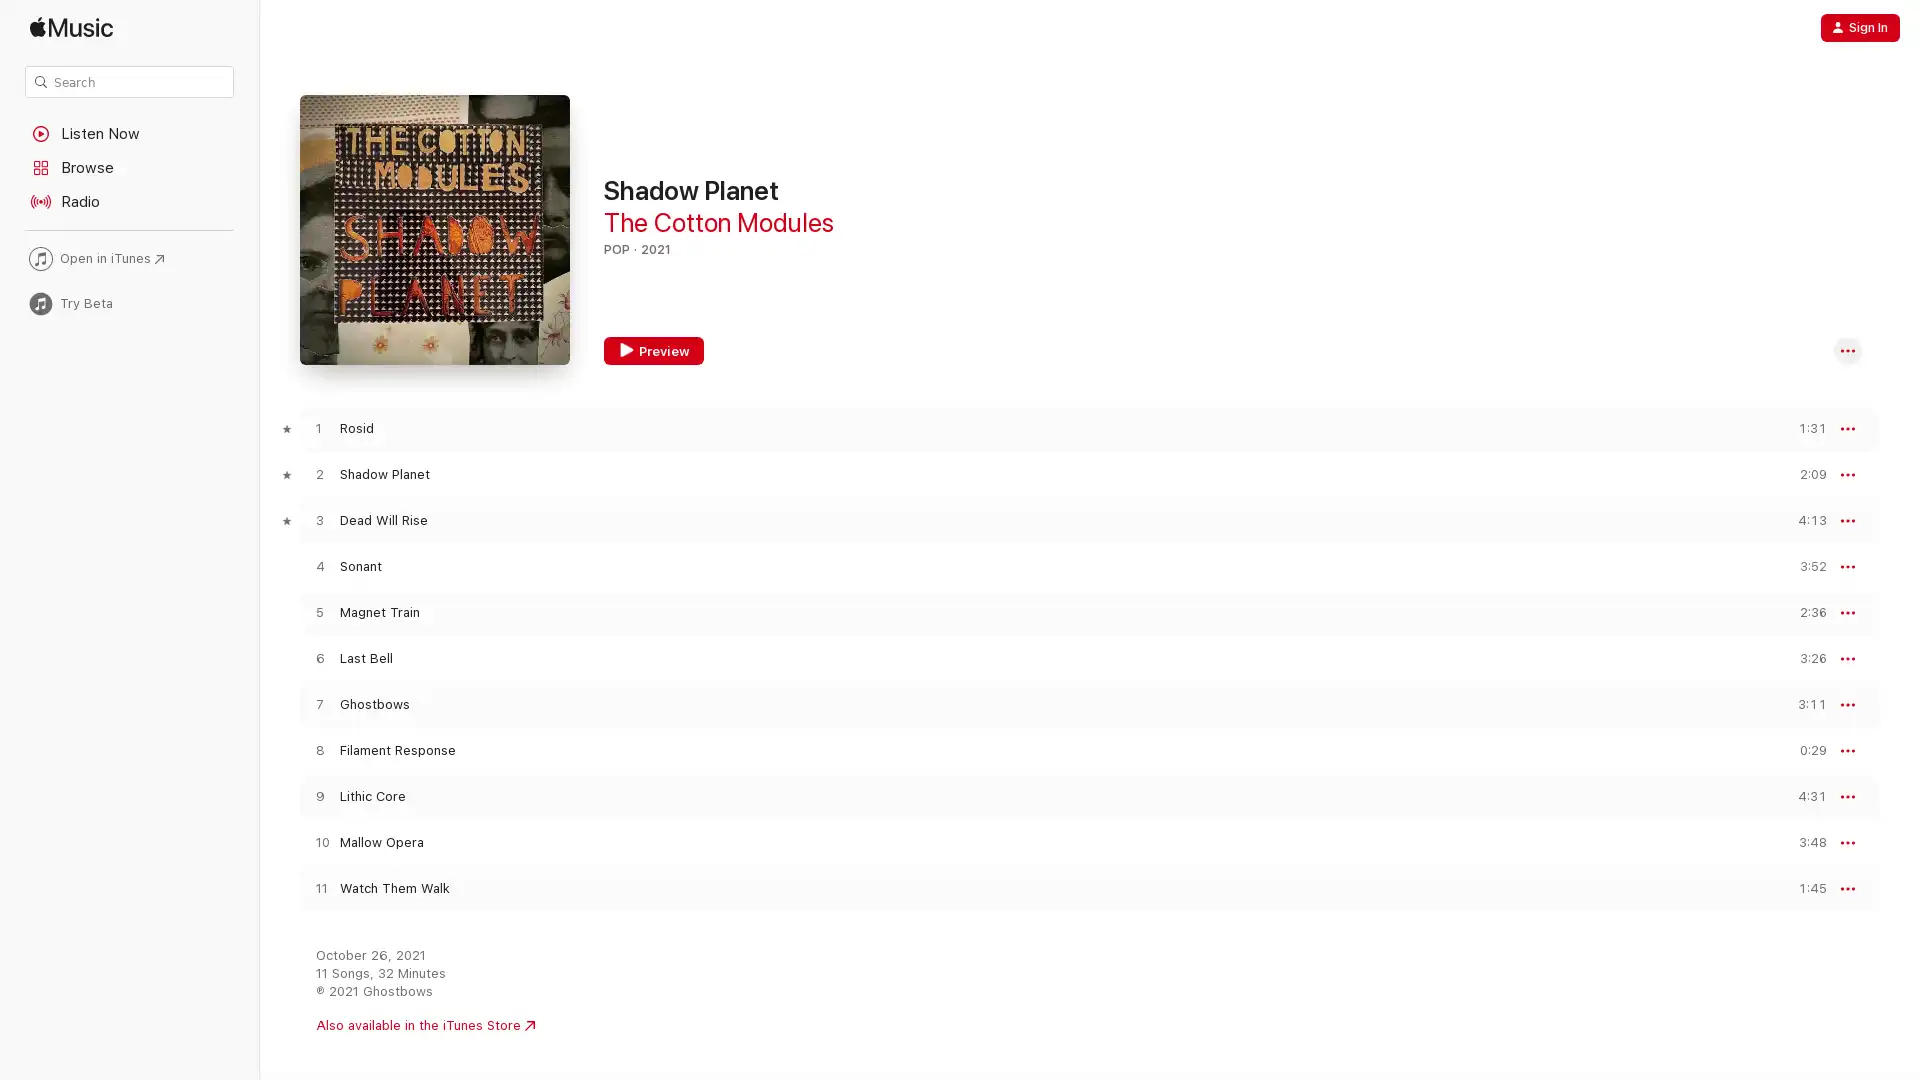  I want to click on More, so click(1847, 704).